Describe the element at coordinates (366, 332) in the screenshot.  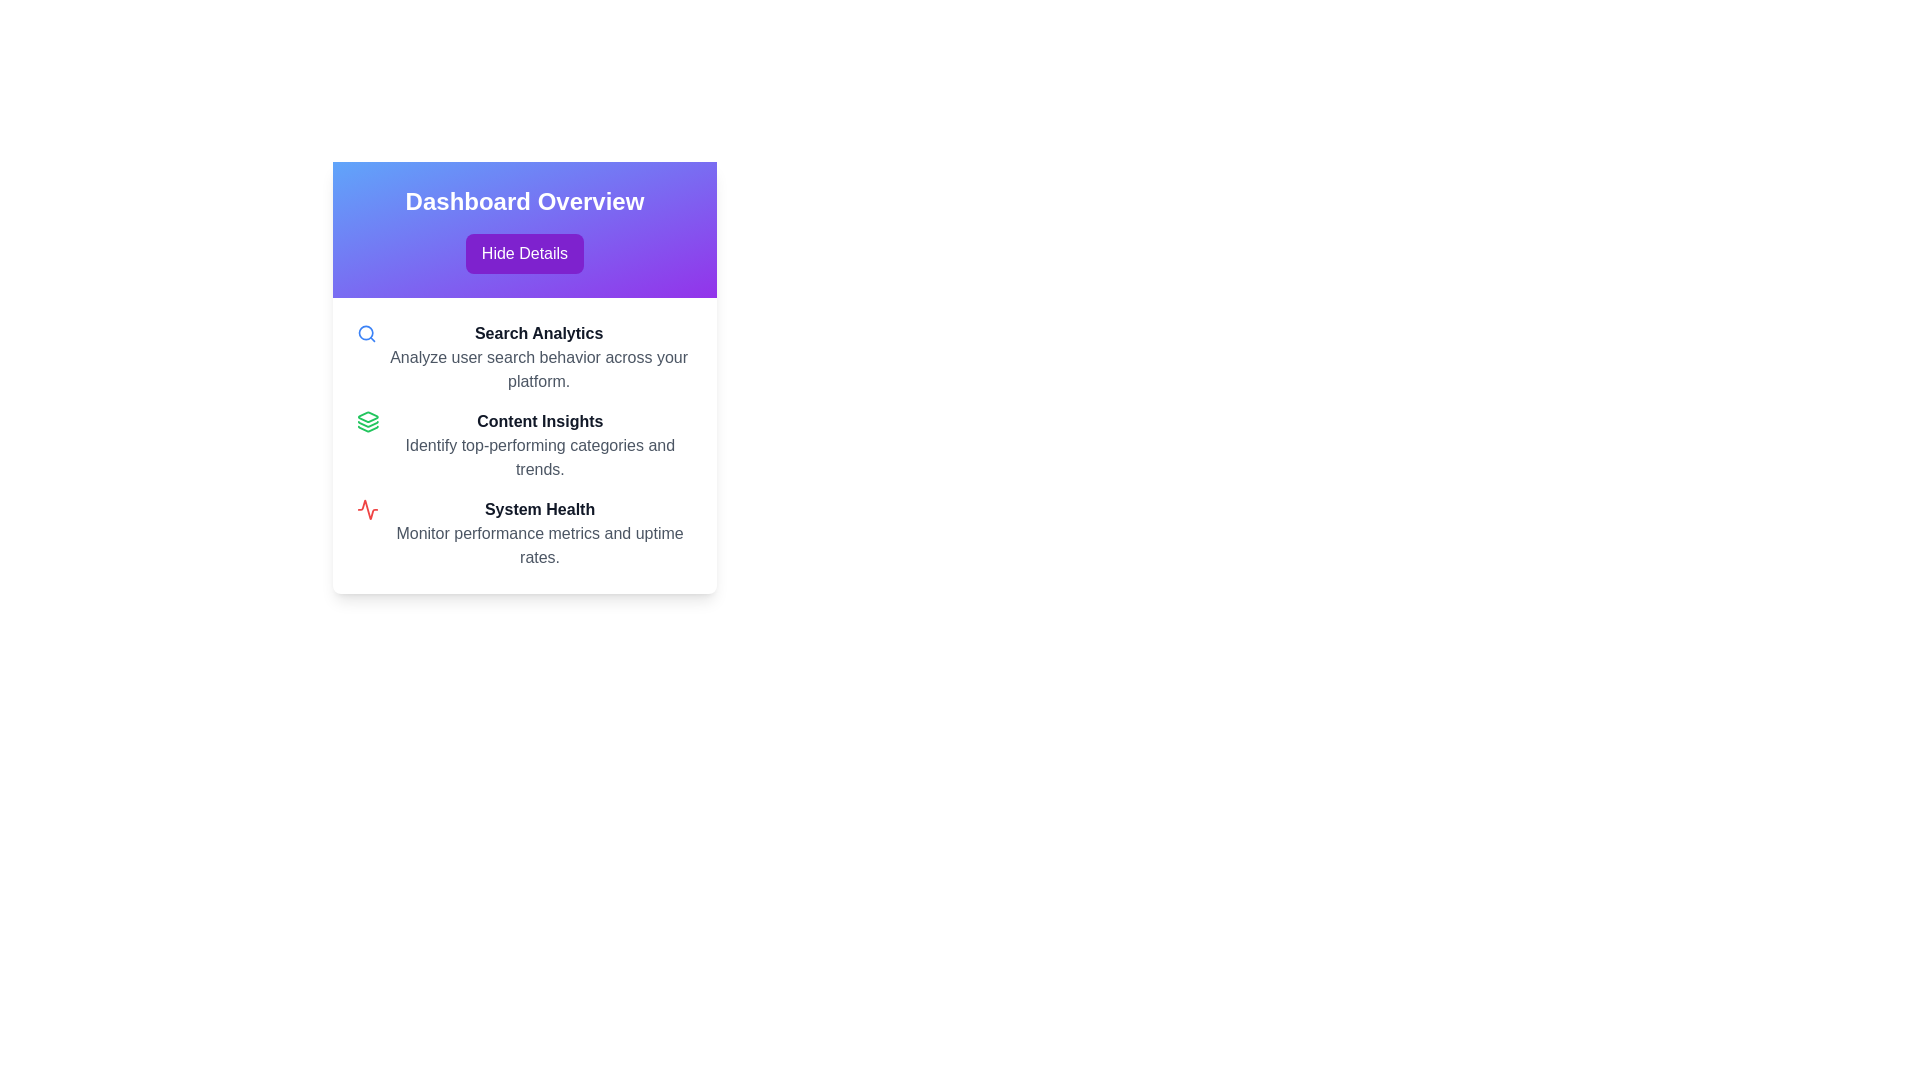
I see `the circular glass portion of the magnifying glass icon, which visually represents the lens section of the search icon` at that location.